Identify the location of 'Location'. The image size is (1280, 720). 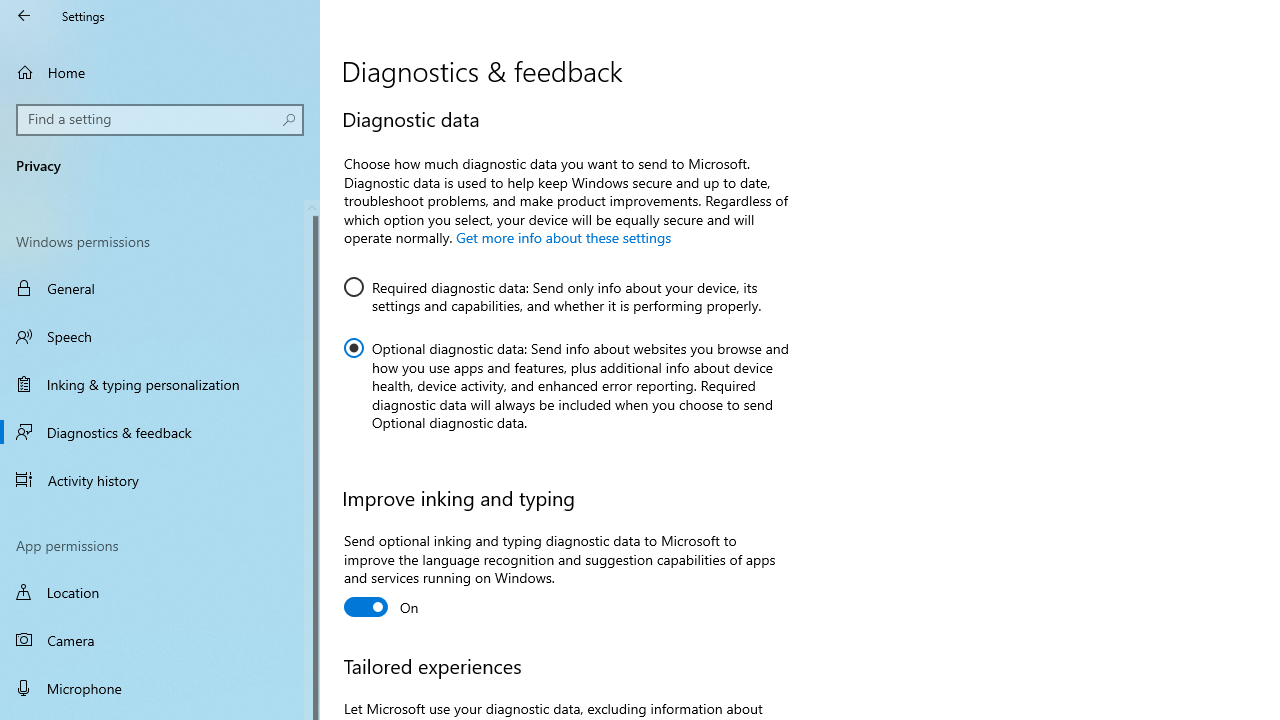
(160, 591).